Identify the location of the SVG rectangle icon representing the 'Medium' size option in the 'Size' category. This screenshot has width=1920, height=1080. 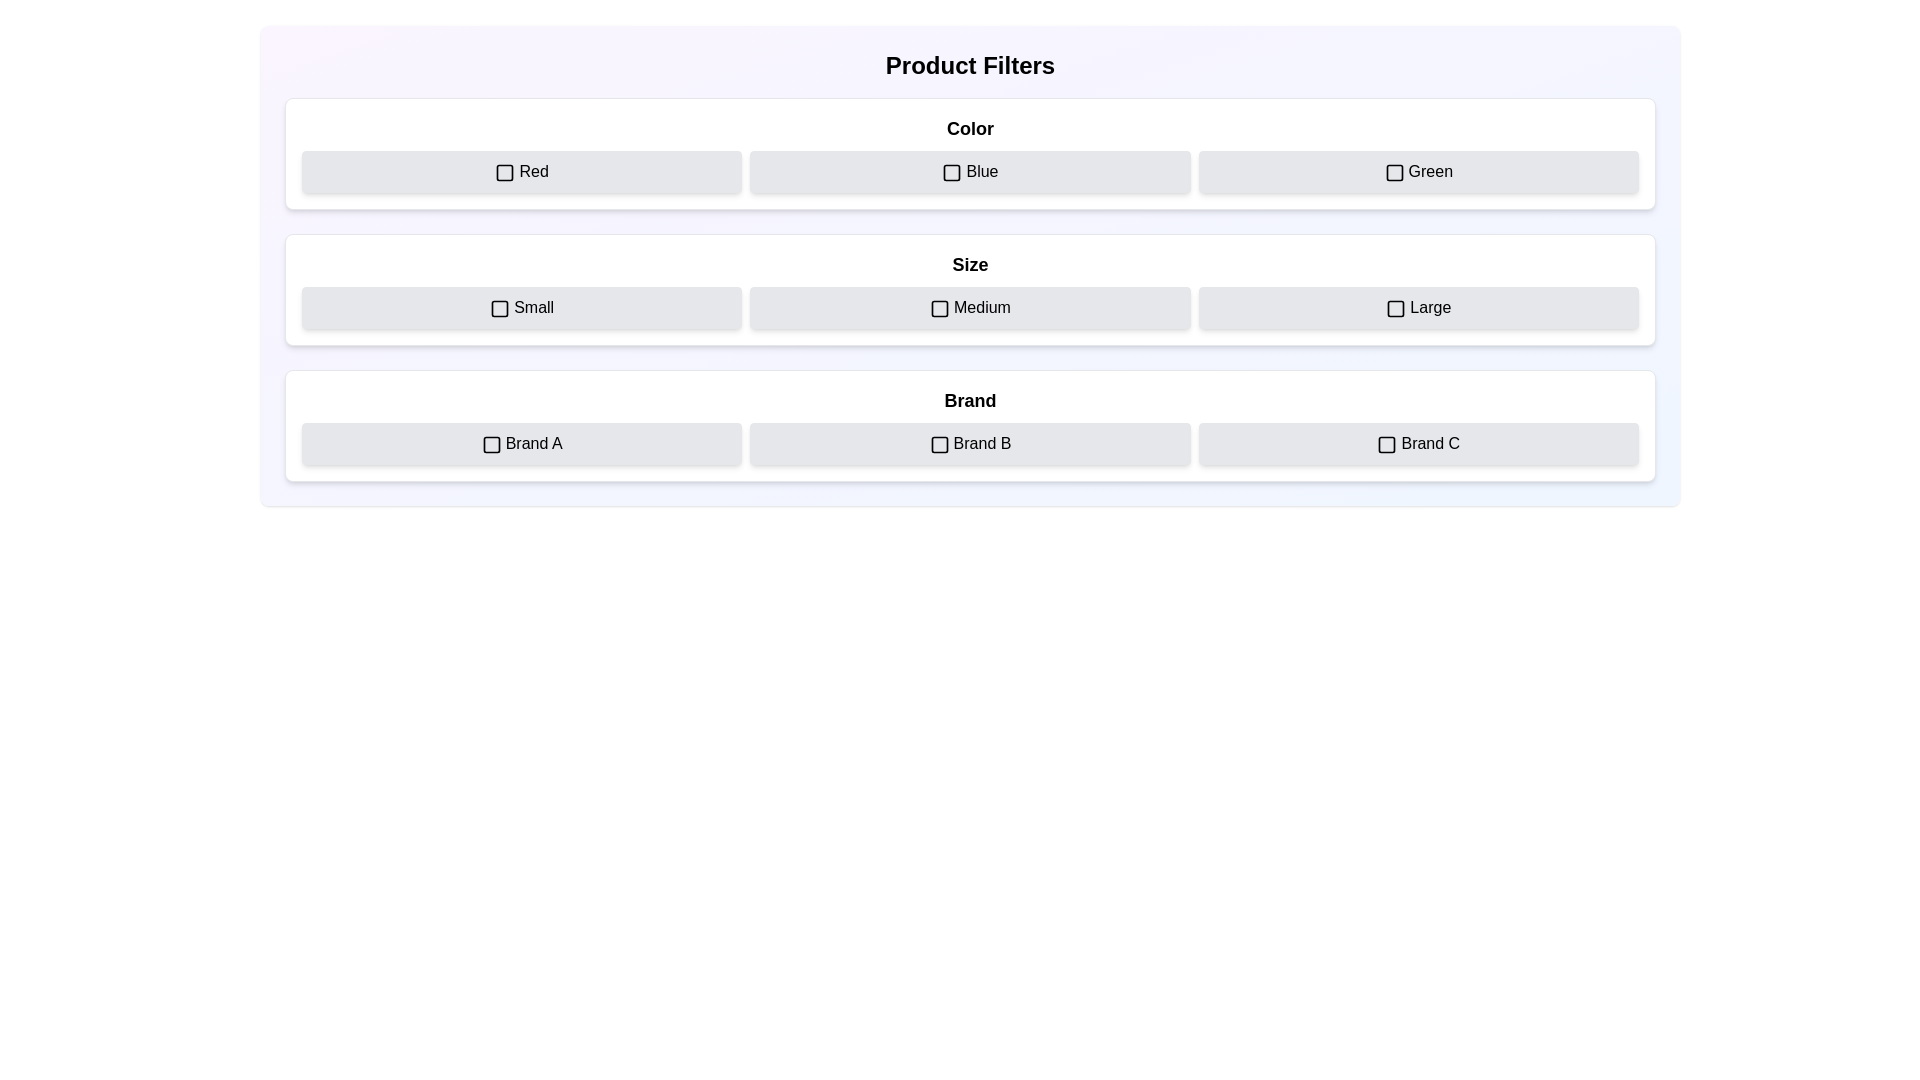
(939, 308).